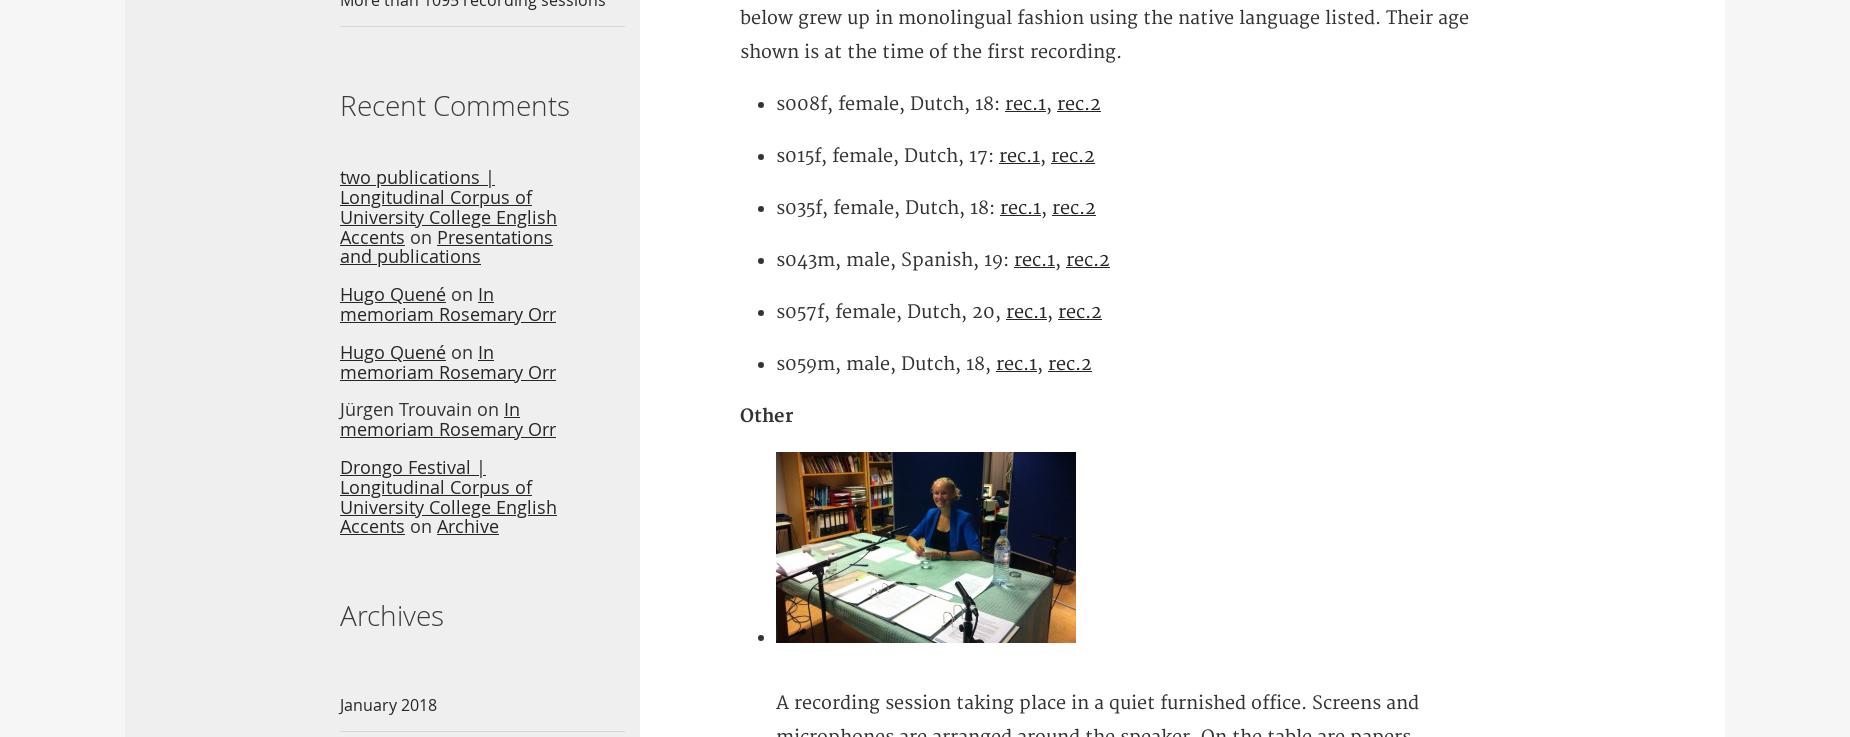  Describe the element at coordinates (890, 312) in the screenshot. I see `'s057f, female, Dutch, 20,'` at that location.